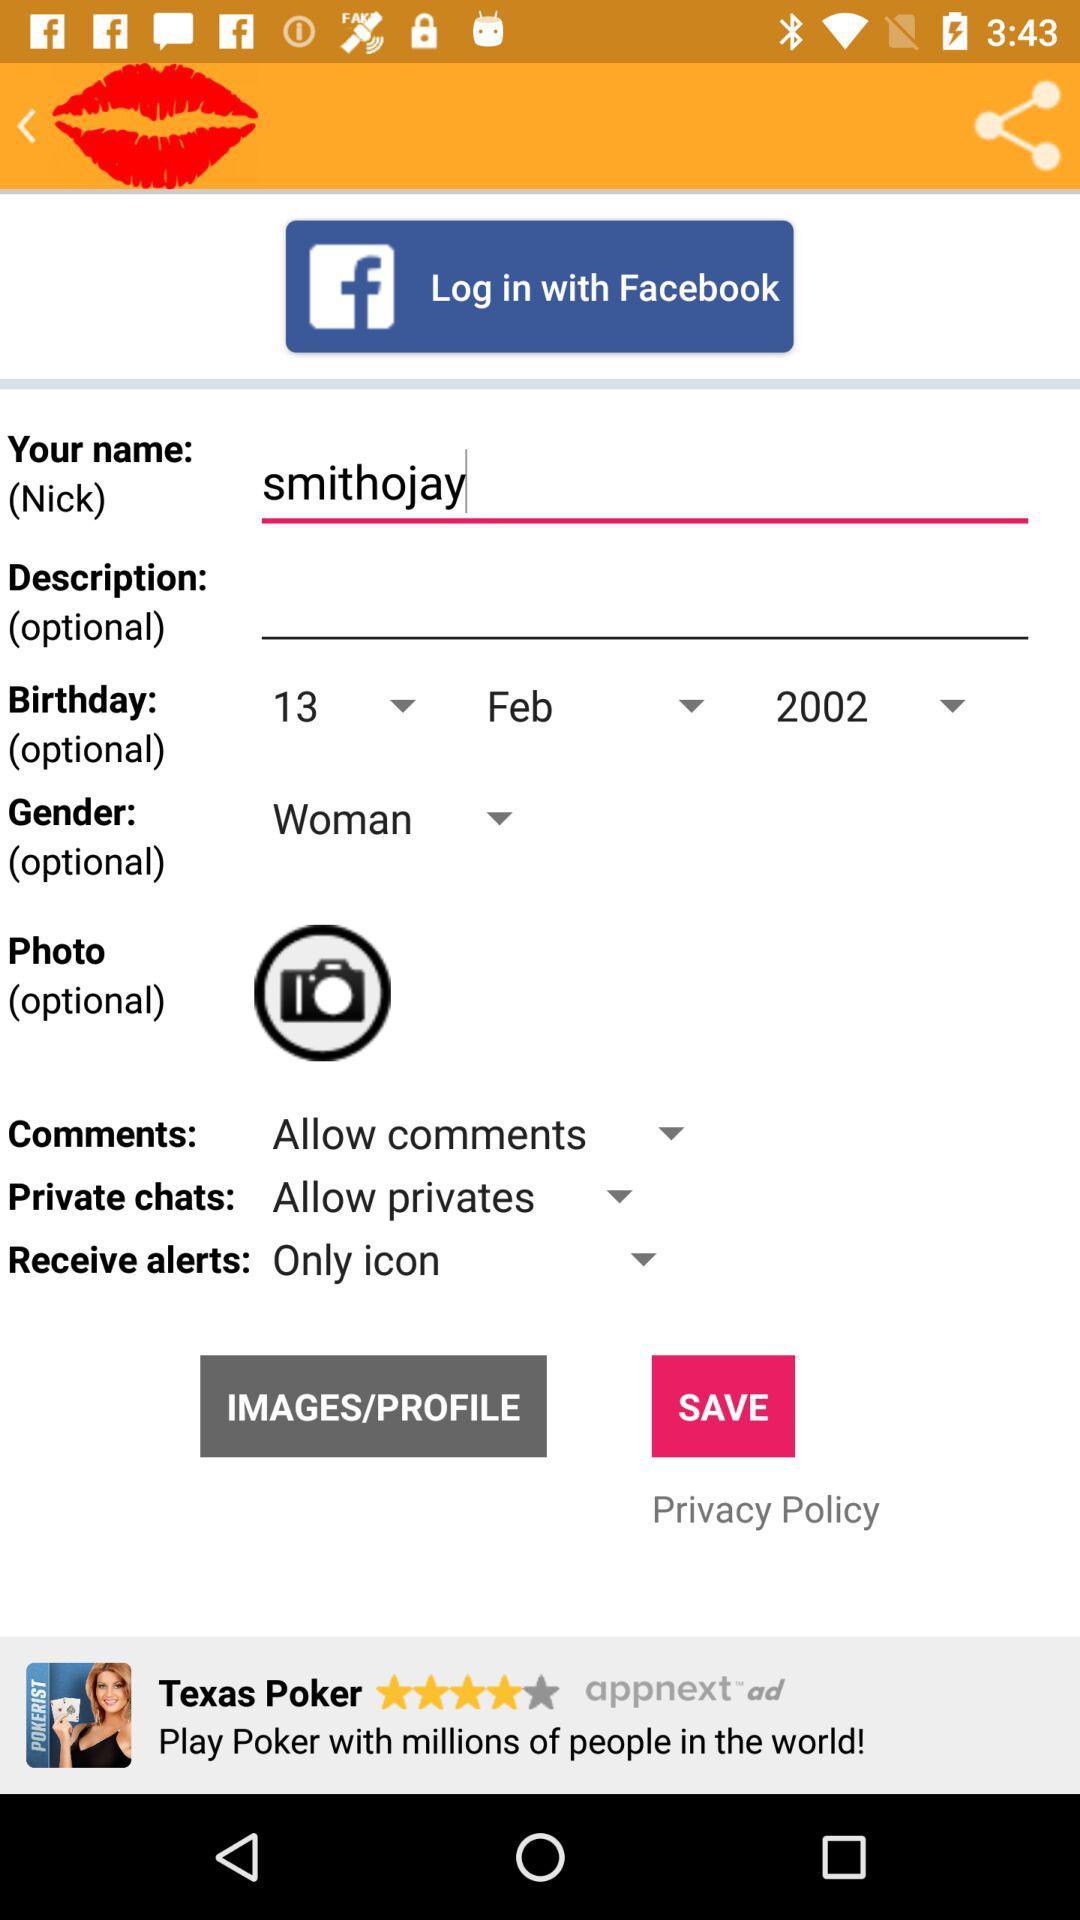 The height and width of the screenshot is (1920, 1080). Describe the element at coordinates (1017, 124) in the screenshot. I see `share the profile` at that location.